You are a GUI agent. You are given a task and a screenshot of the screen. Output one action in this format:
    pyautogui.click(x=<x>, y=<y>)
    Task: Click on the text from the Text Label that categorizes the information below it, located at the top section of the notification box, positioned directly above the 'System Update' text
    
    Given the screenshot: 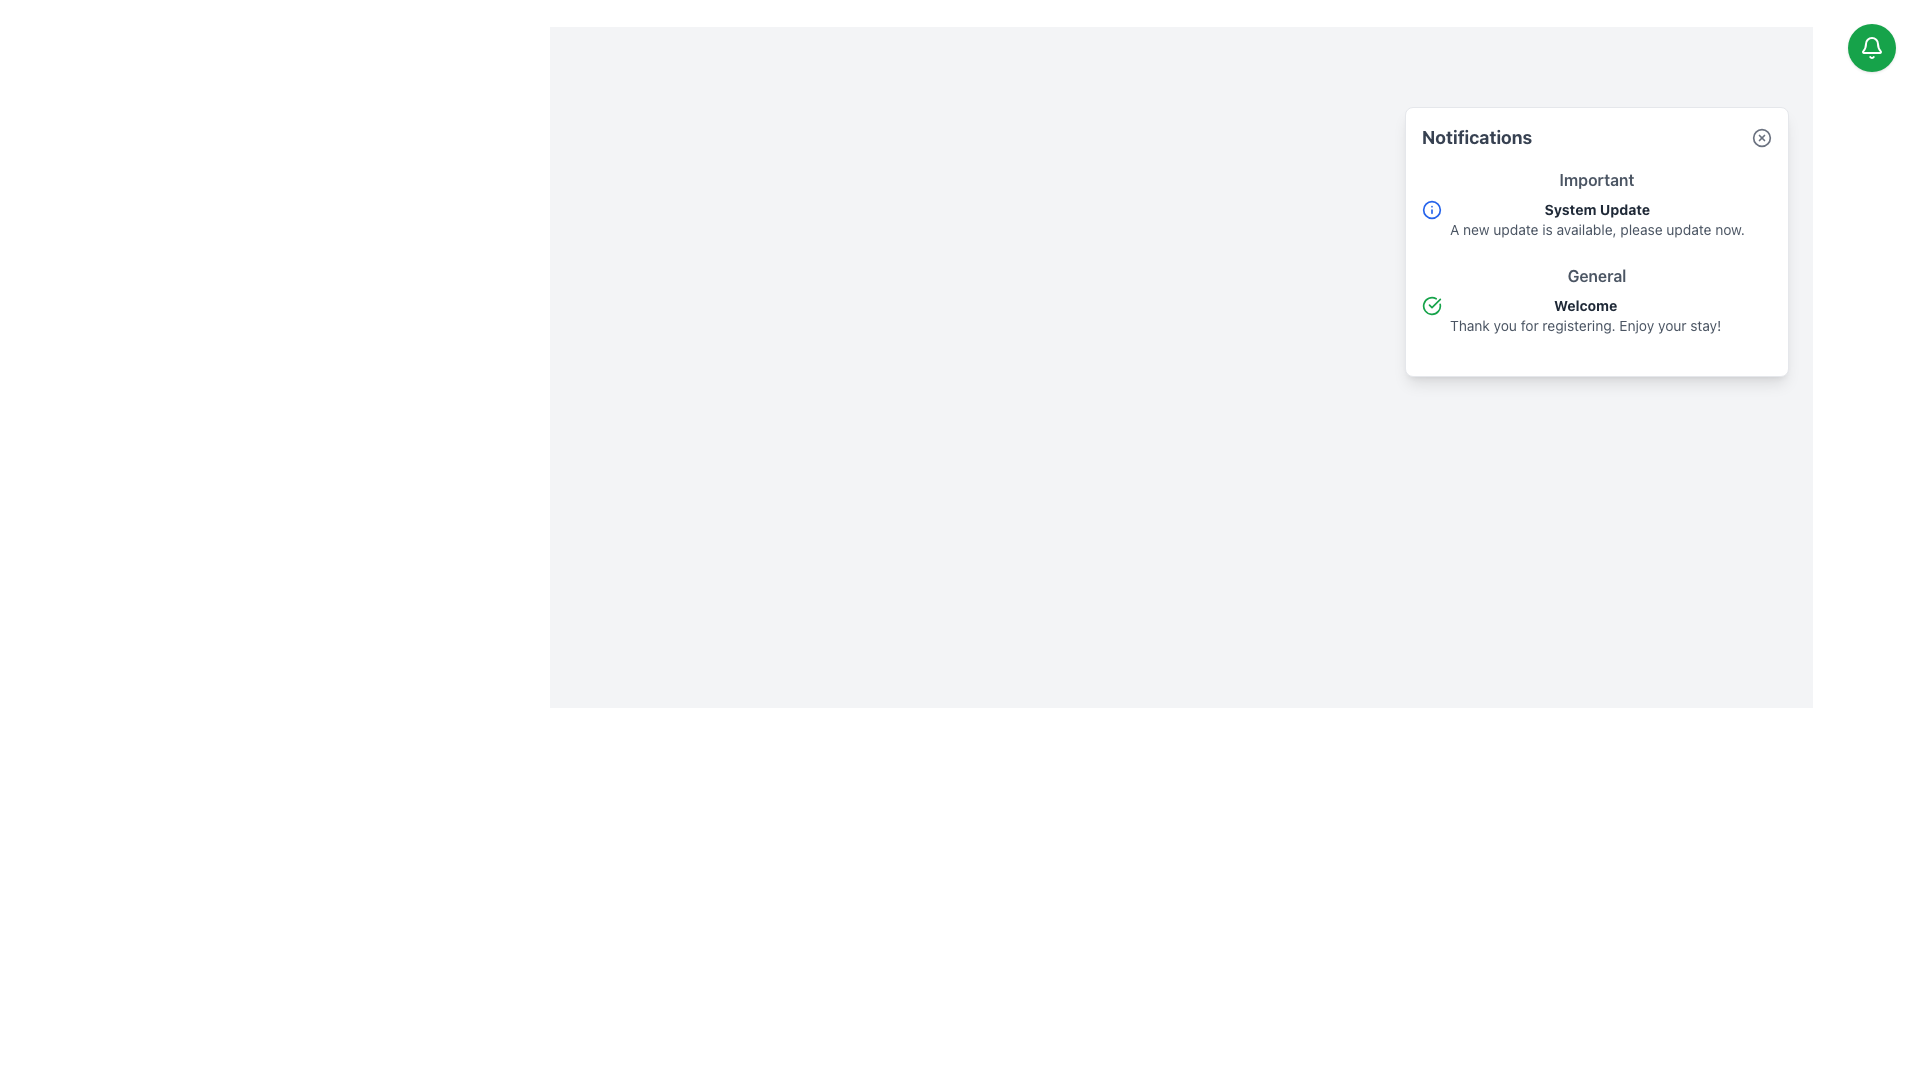 What is the action you would take?
    pyautogui.click(x=1596, y=180)
    